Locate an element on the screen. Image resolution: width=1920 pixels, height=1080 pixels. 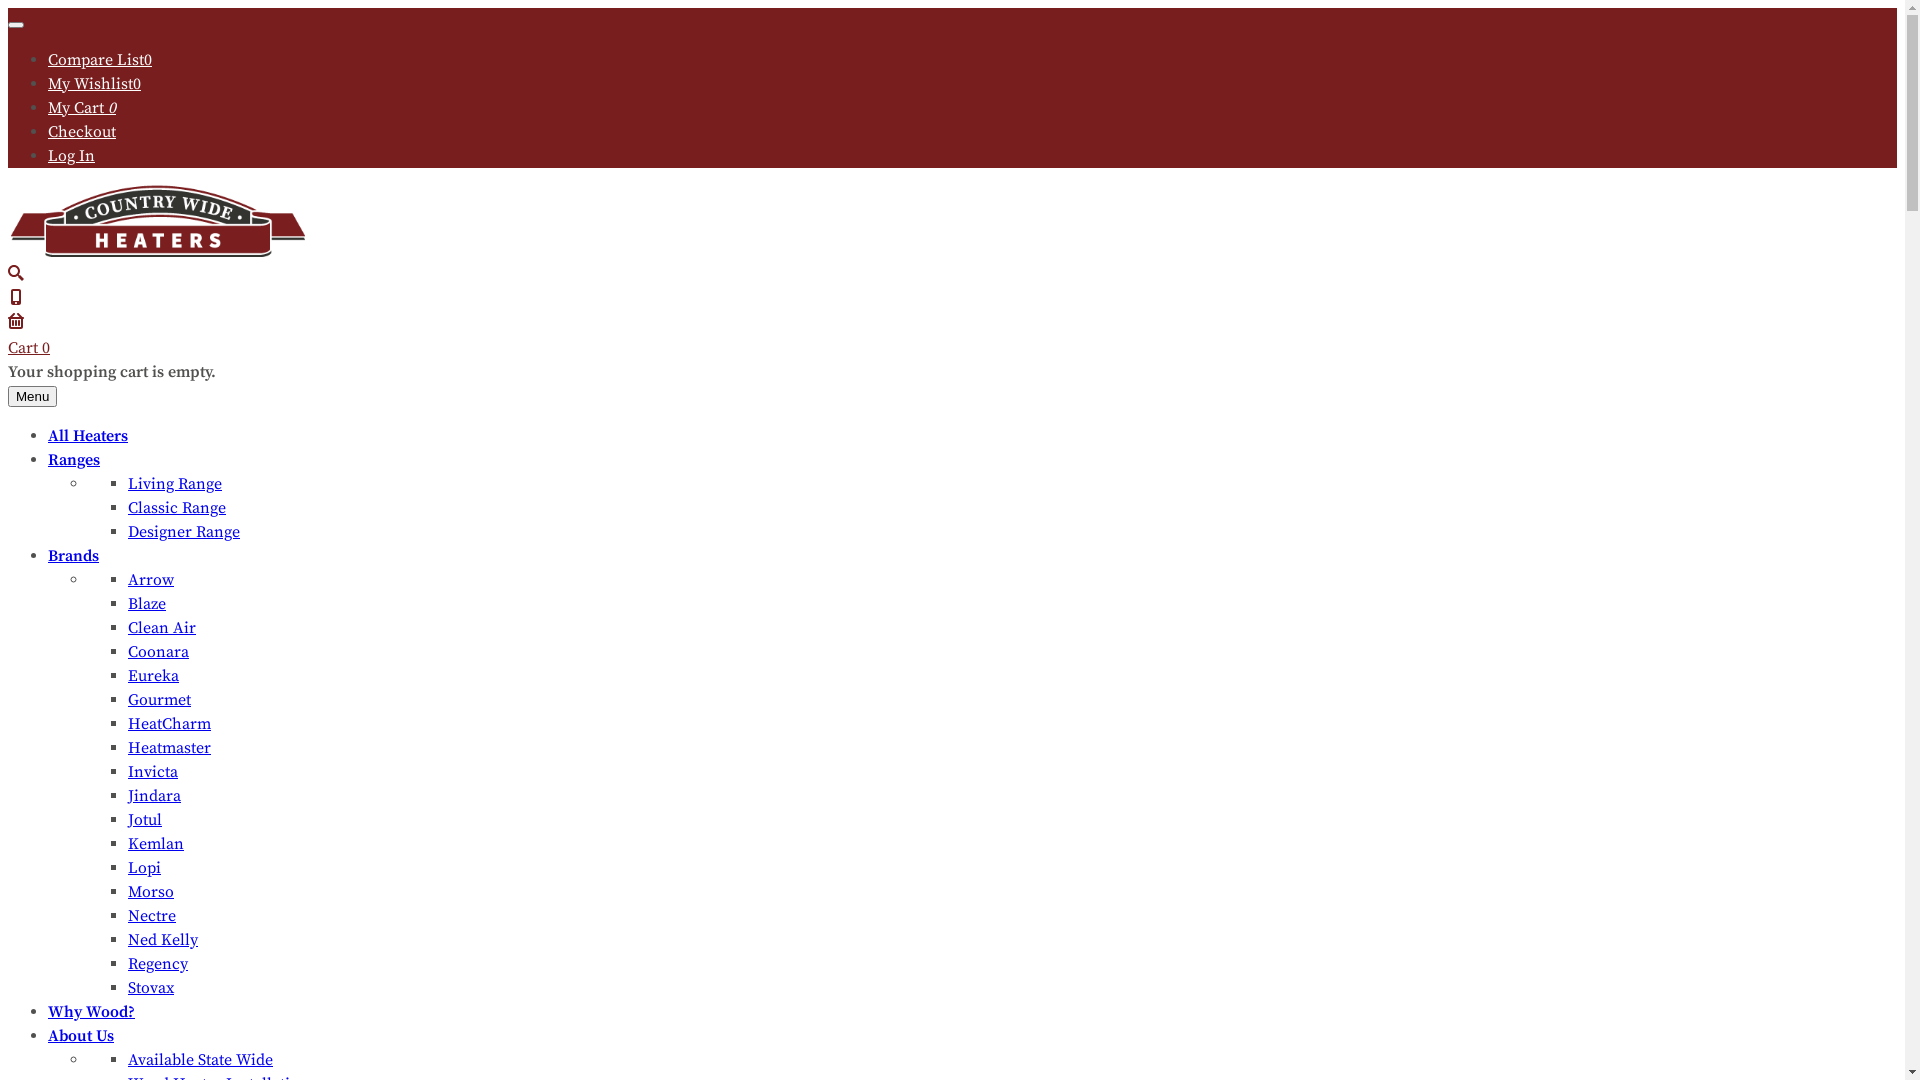
'Living Range' is located at coordinates (127, 483).